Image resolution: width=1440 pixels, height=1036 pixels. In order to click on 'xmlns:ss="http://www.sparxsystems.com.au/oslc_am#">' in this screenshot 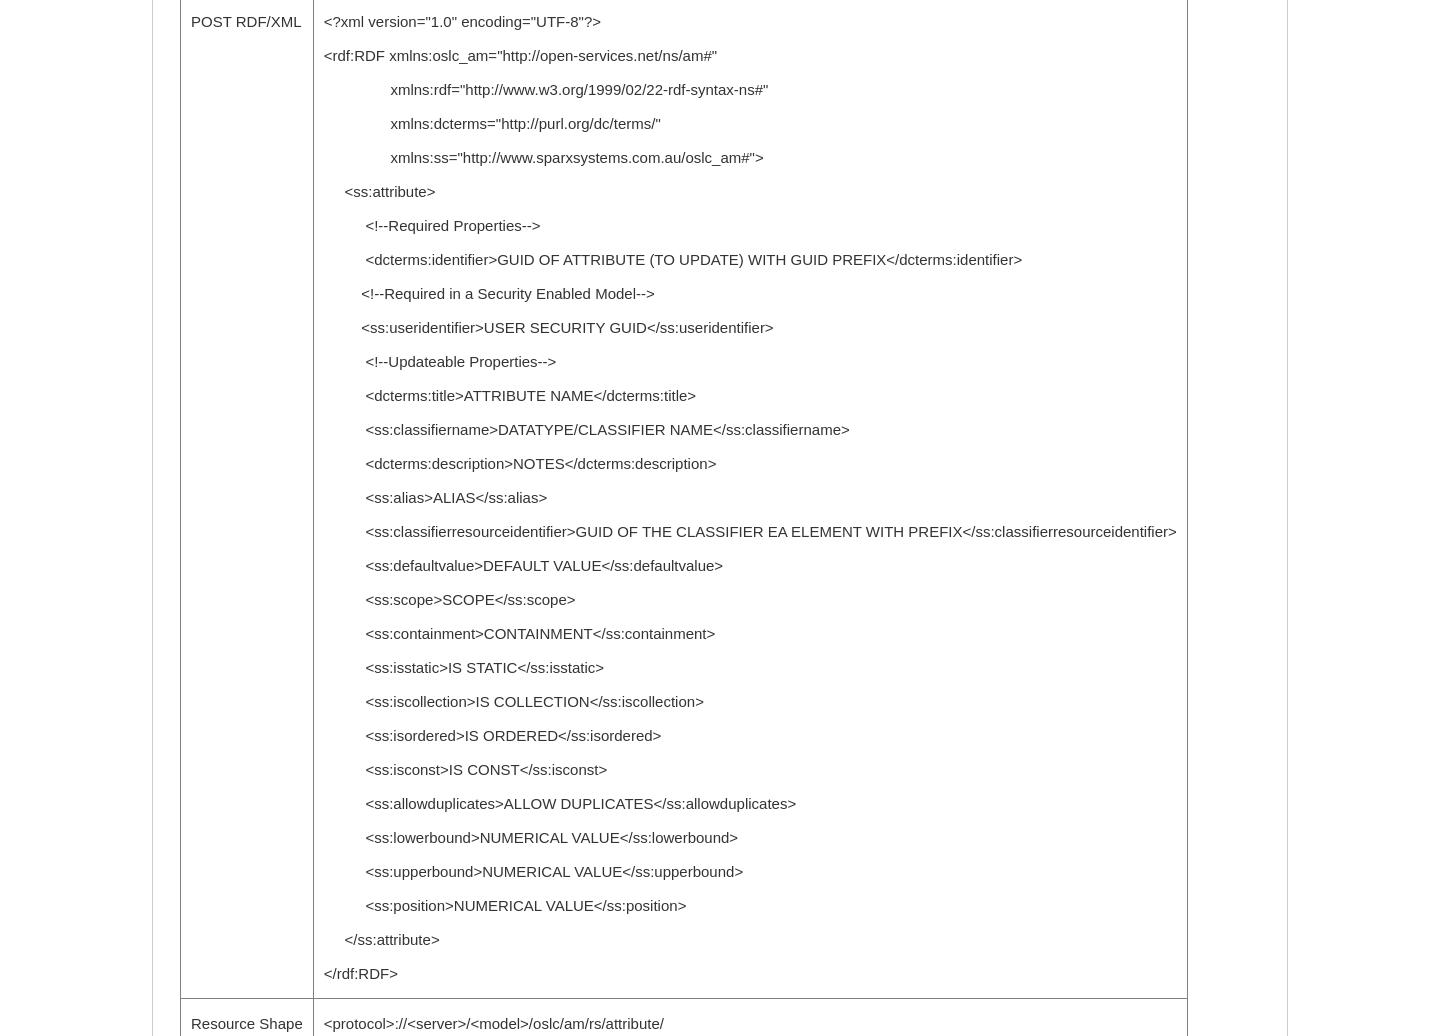, I will do `click(543, 157)`.